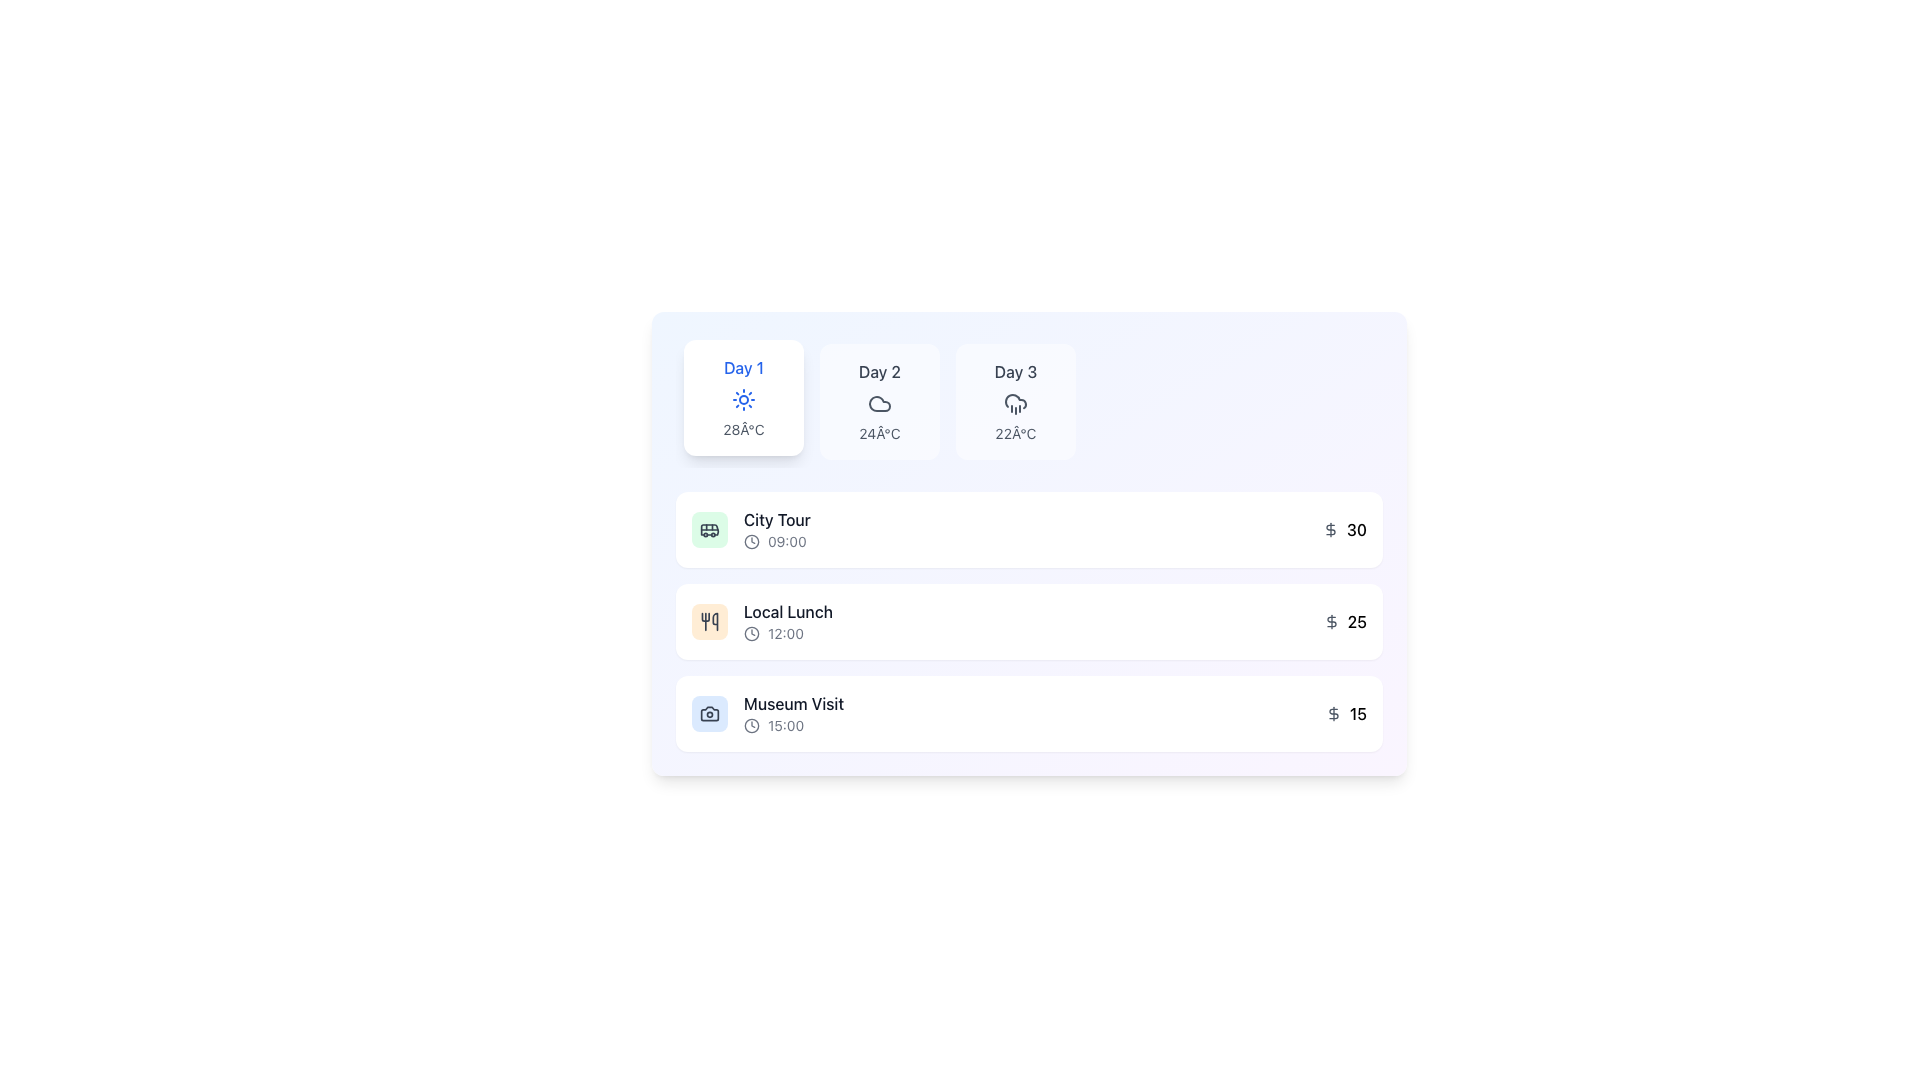 The height and width of the screenshot is (1080, 1920). I want to click on the text label displaying '09:00', which is styled with a small font and gray color, located to the right of the clock icon in the first activity item for 'City Tour', so click(786, 542).